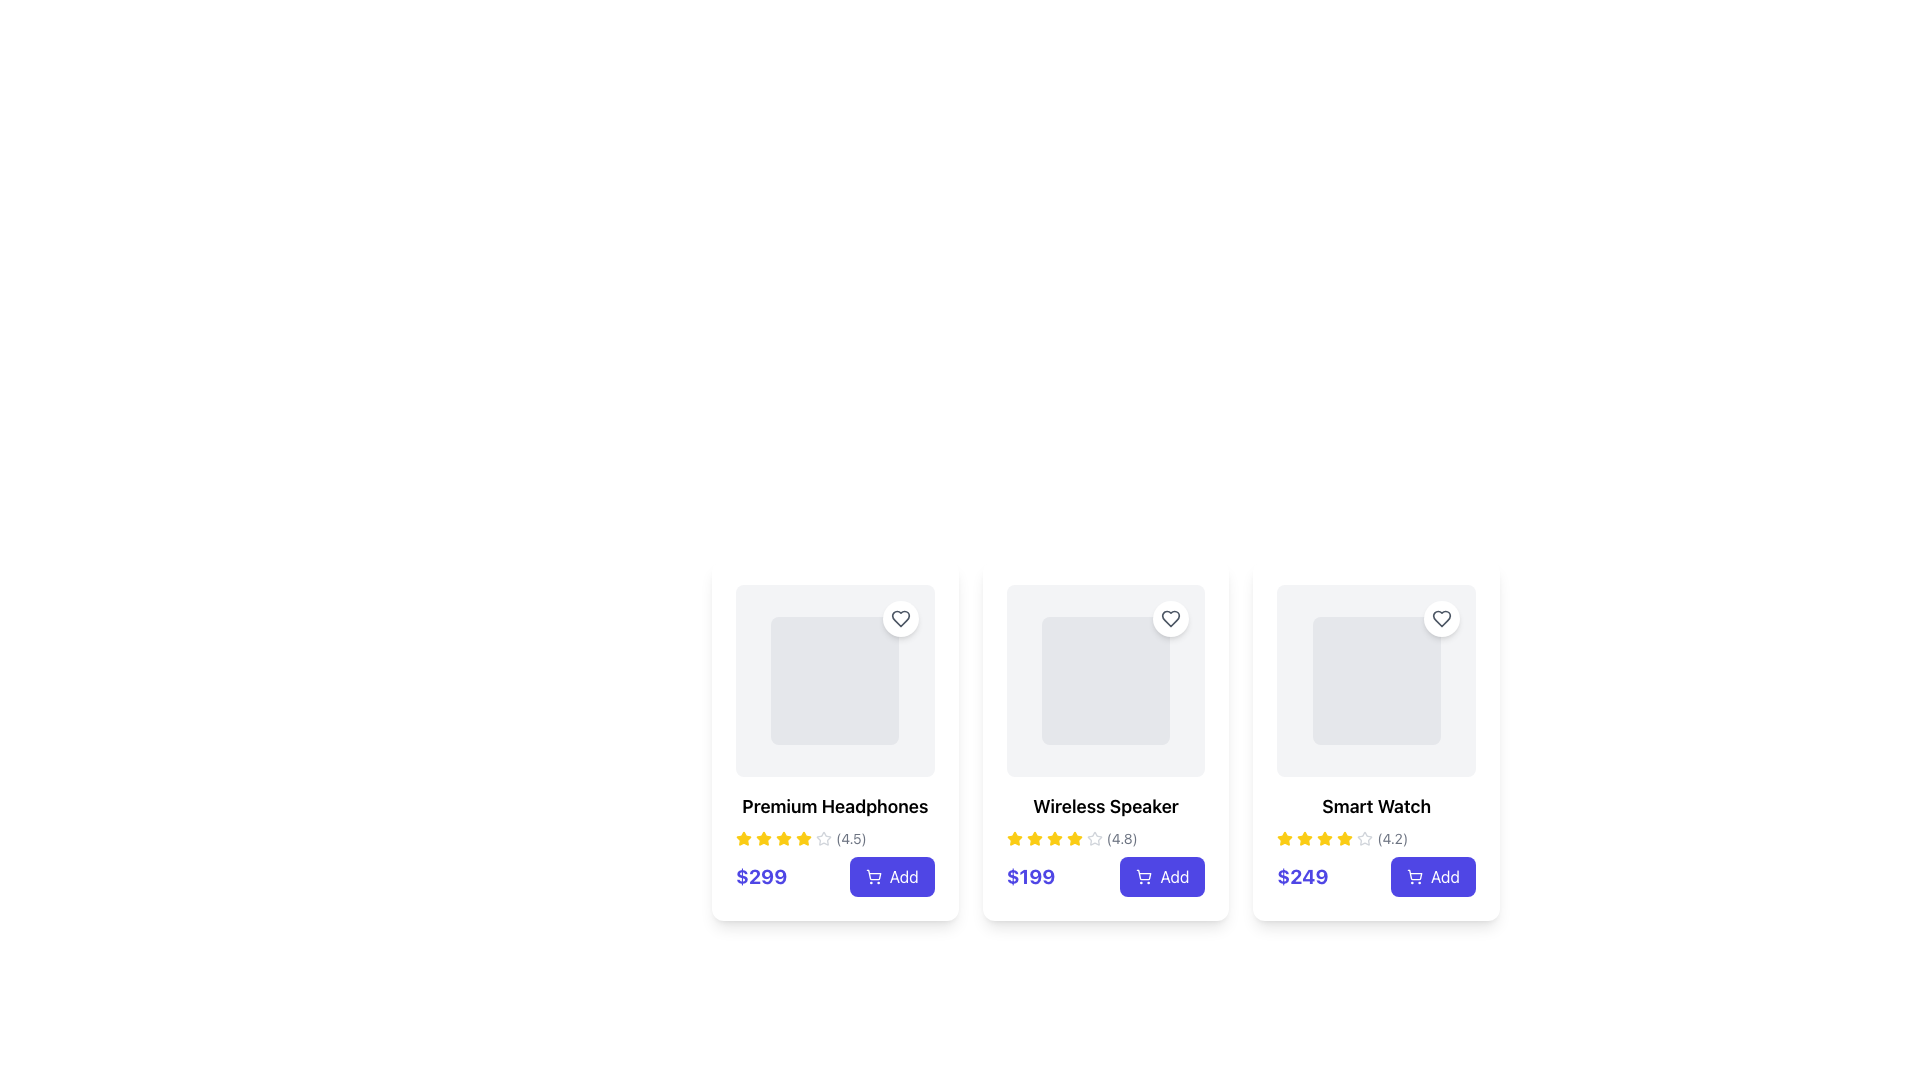  What do you see at coordinates (743, 838) in the screenshot?
I see `the yellow five-pointed star icon indicating the rating for the product 'Premium Headphones', located in the first column of the star rating system` at bounding box center [743, 838].